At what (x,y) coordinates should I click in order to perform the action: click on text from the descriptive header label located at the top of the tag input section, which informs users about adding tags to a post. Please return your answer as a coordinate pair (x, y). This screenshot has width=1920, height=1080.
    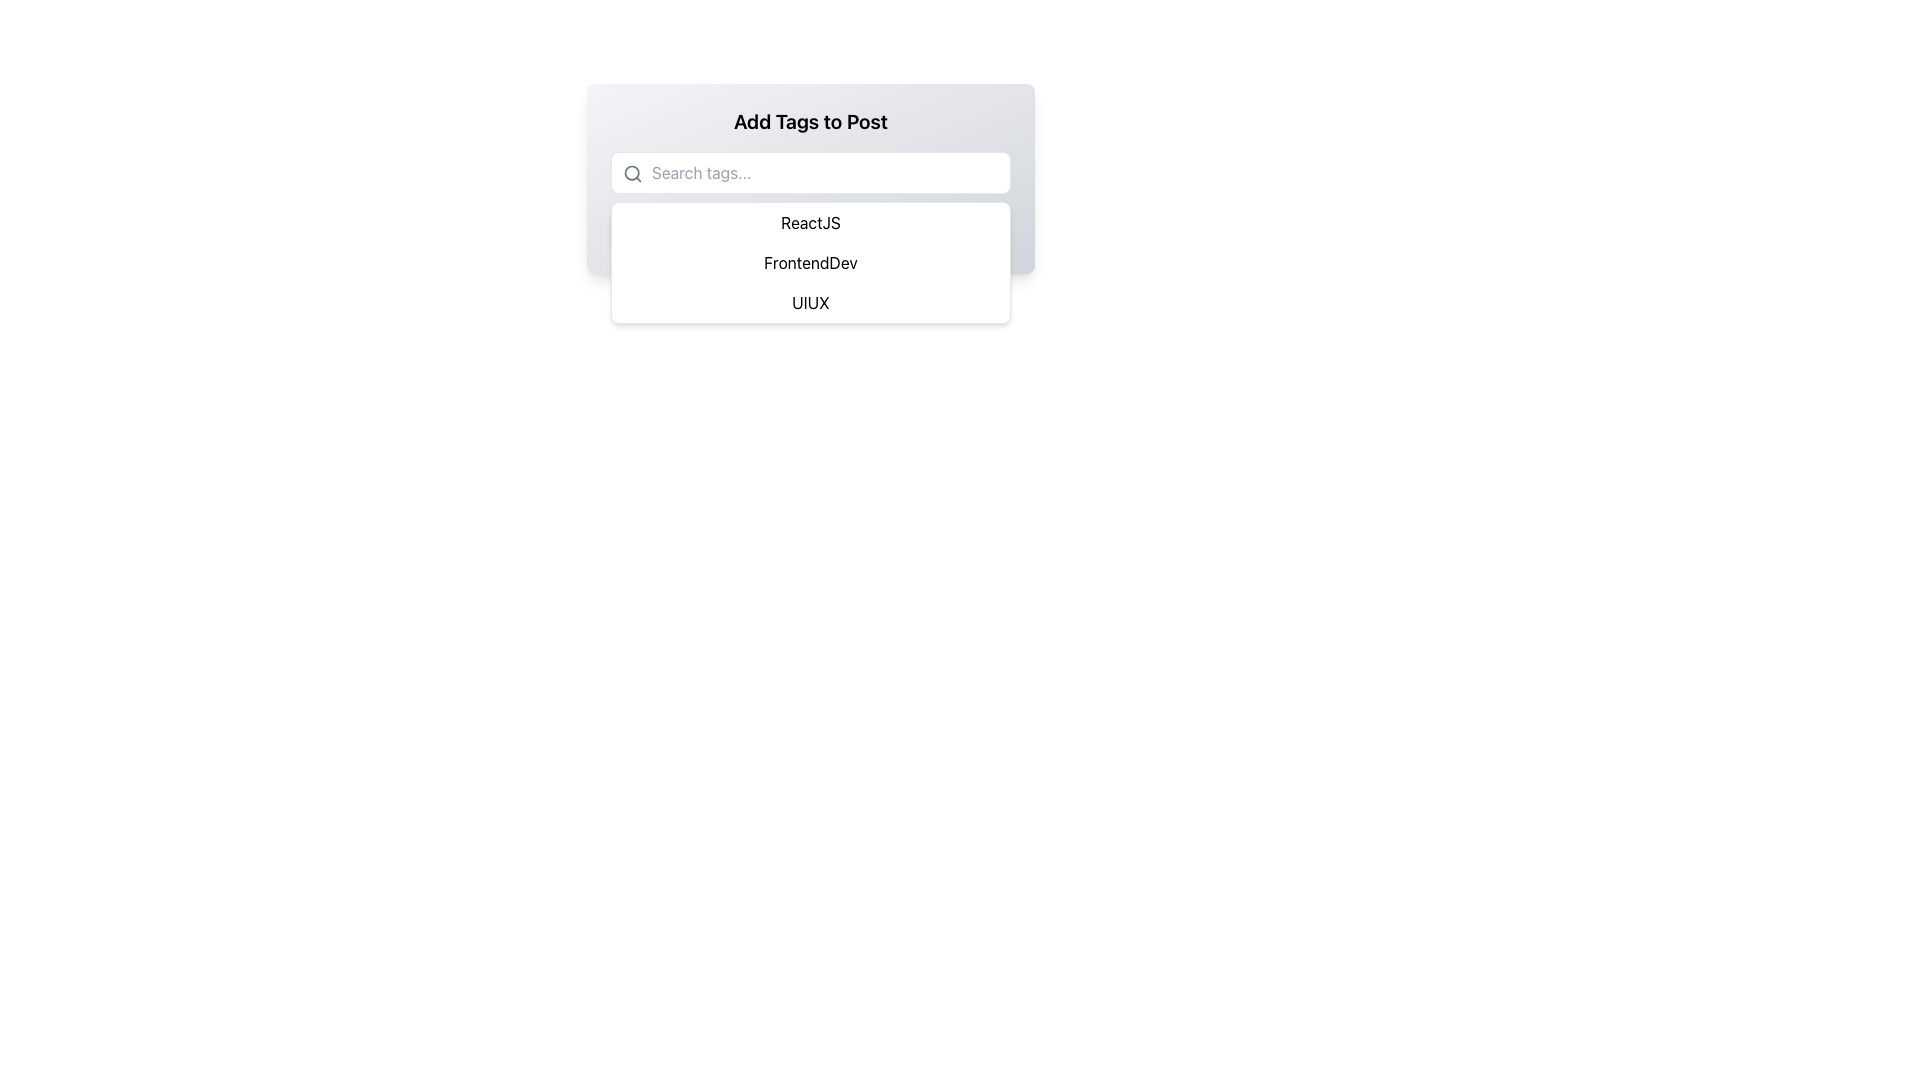
    Looking at the image, I should click on (811, 122).